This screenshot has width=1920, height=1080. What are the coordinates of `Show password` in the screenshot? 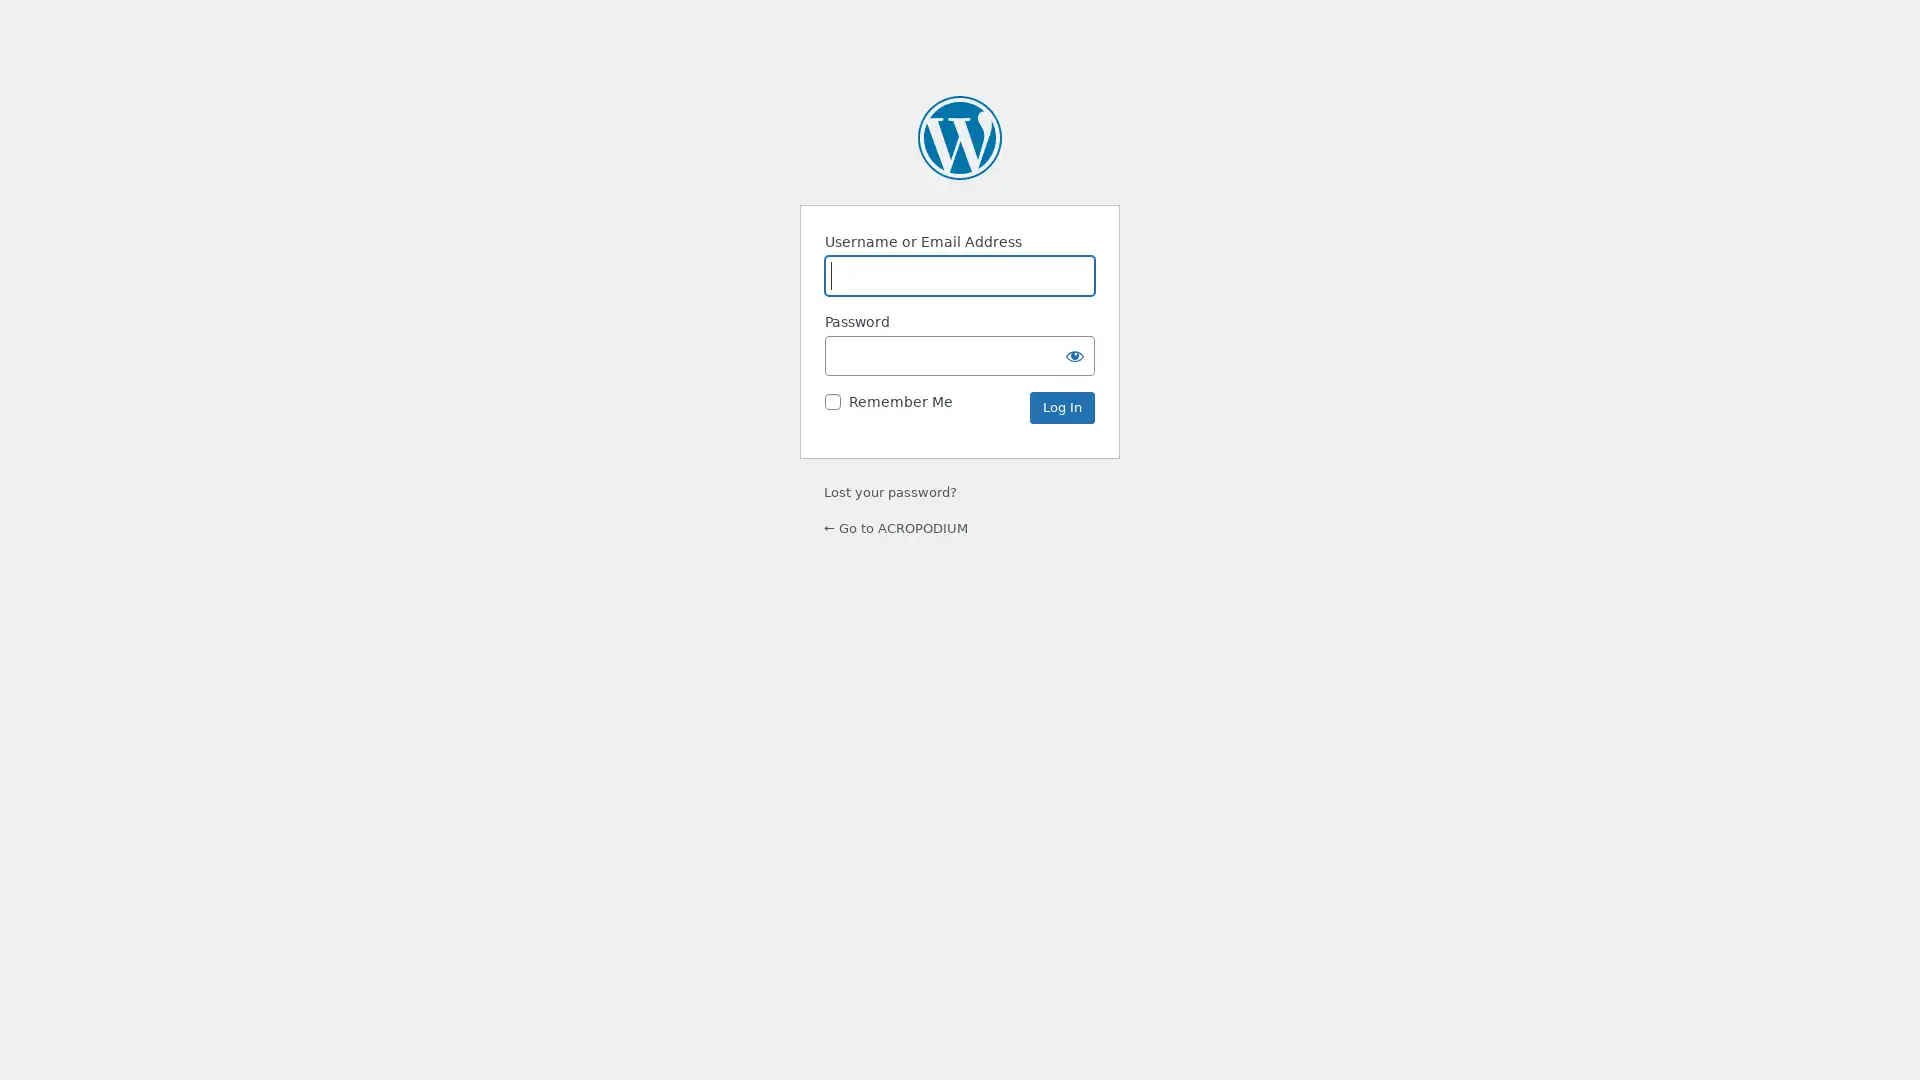 It's located at (1074, 354).